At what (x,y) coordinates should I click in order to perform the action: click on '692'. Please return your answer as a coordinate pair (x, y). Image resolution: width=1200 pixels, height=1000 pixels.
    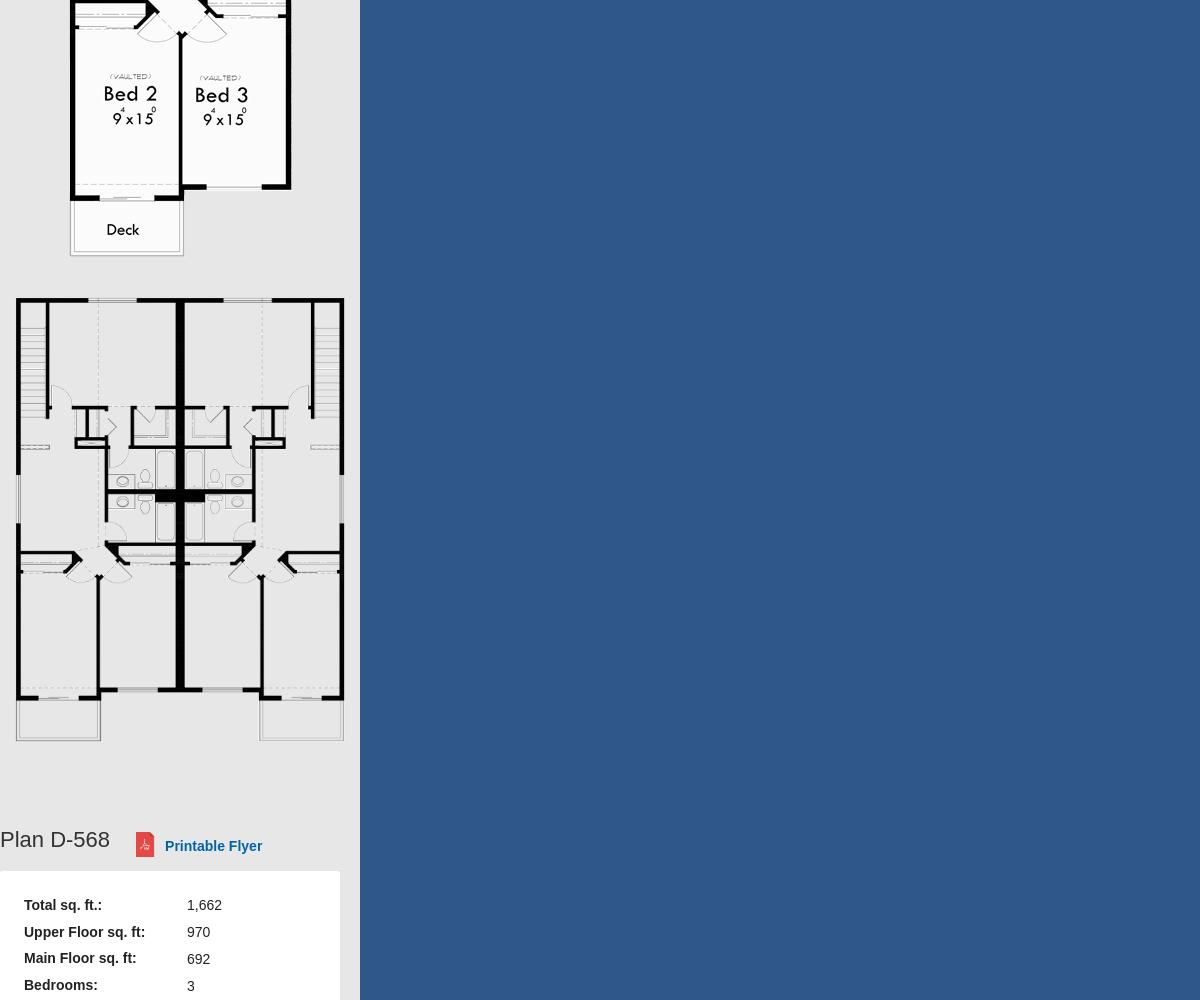
    Looking at the image, I should click on (197, 957).